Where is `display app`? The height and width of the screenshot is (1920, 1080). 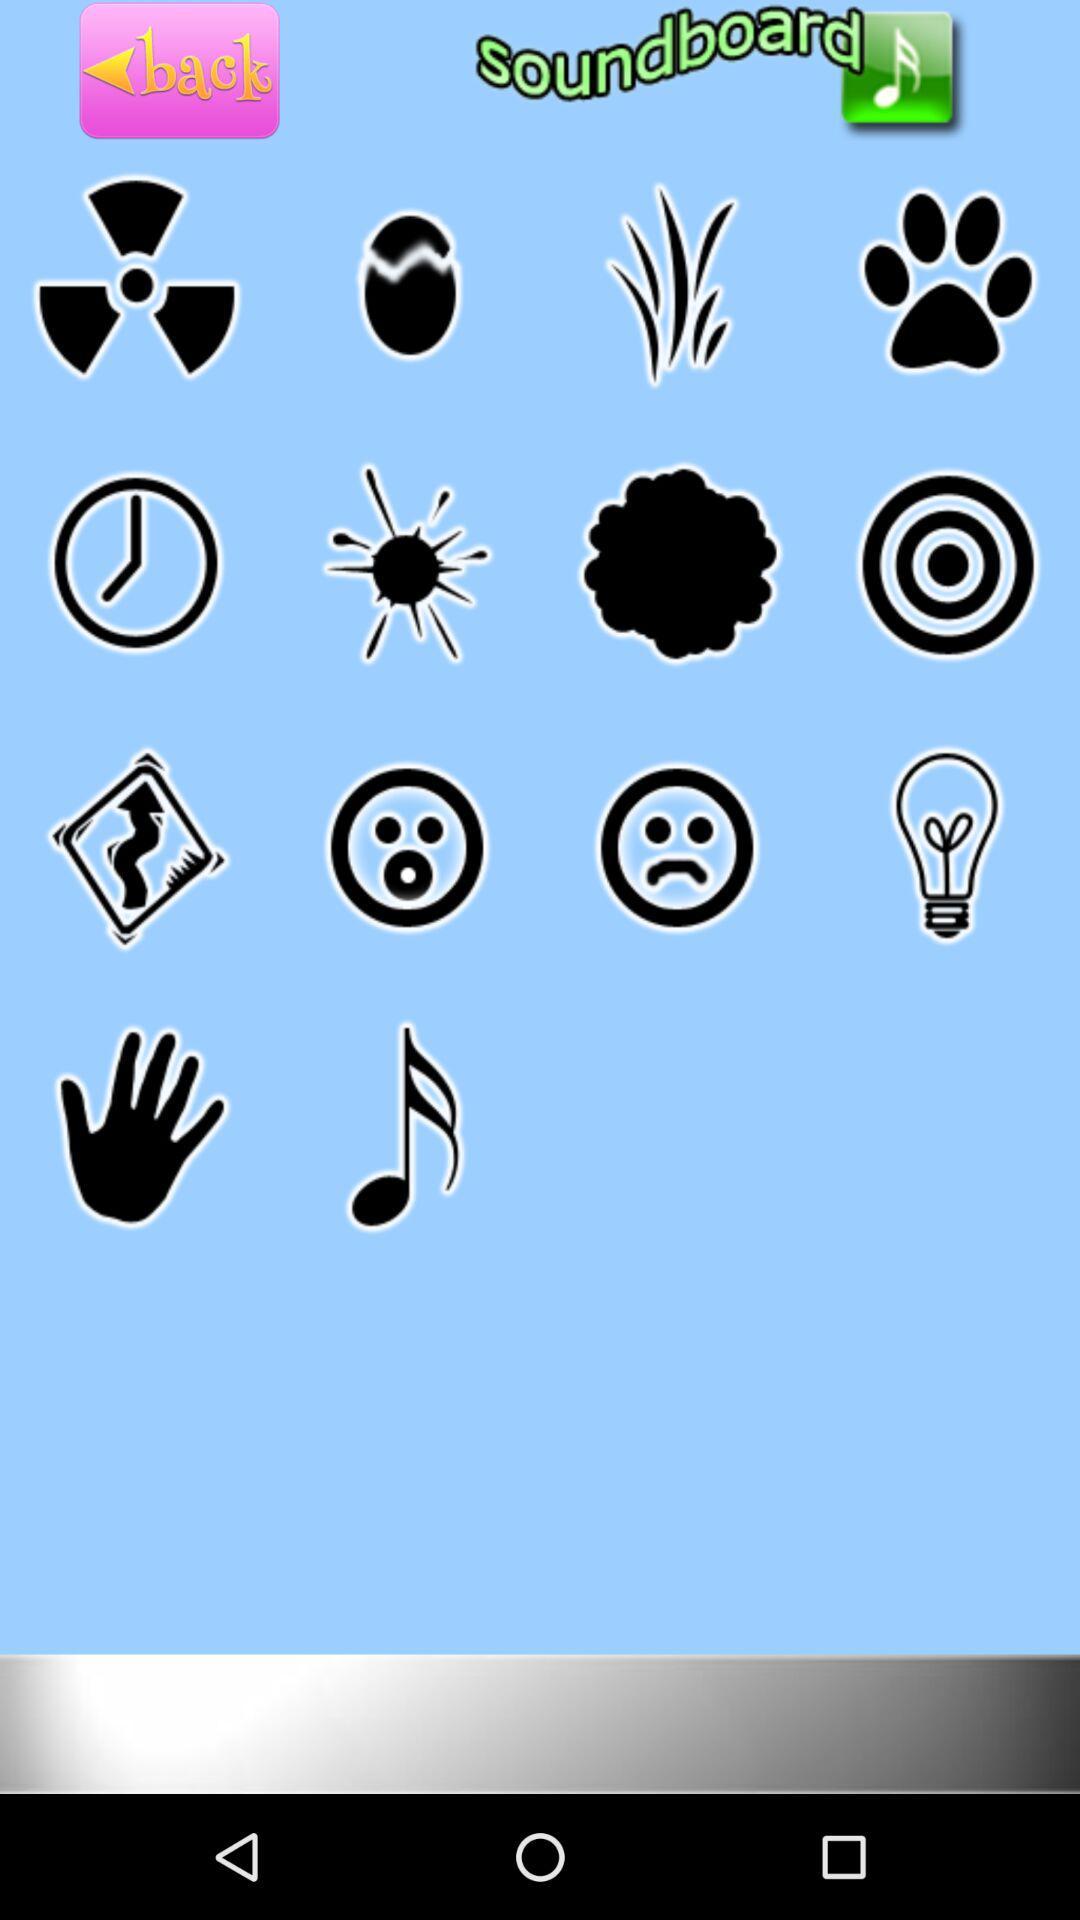 display app is located at coordinates (540, 1722).